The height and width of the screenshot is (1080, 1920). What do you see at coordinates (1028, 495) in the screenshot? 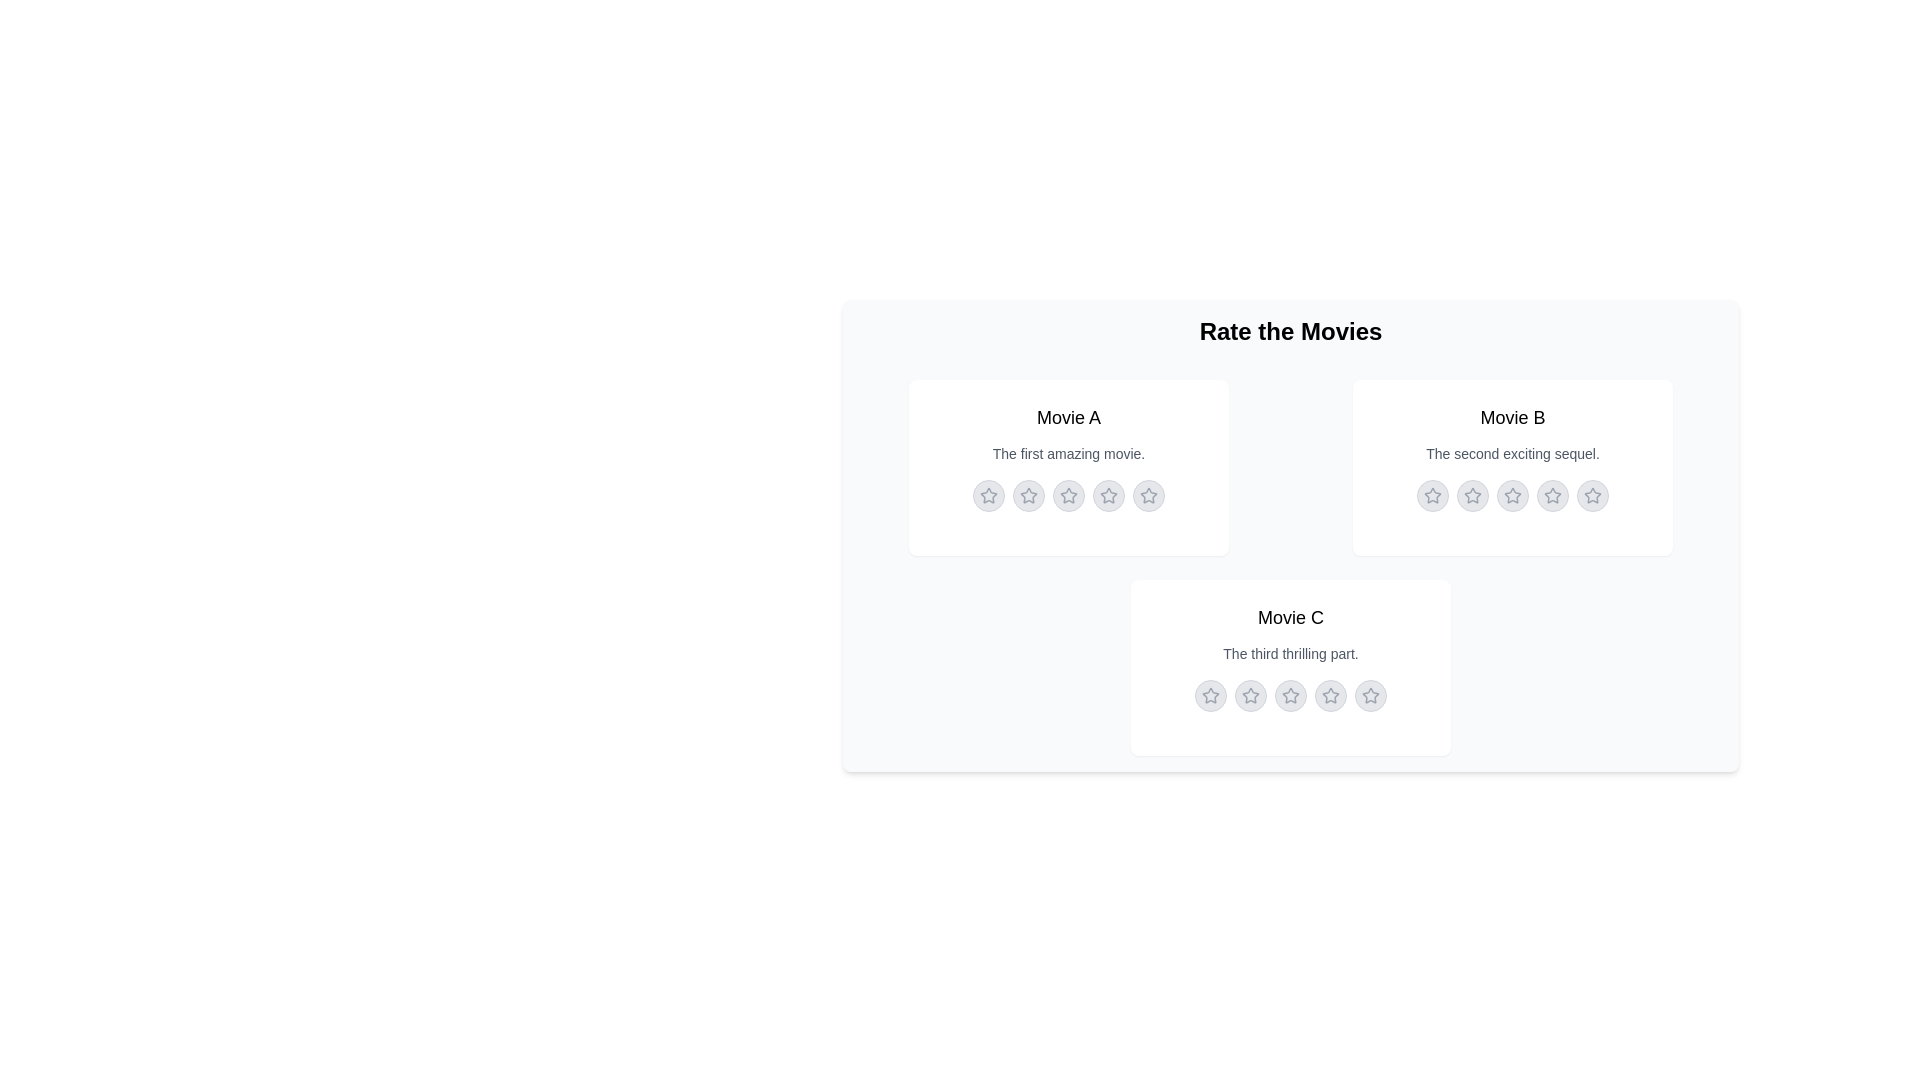
I see `the rounded light gray button with an outlined star icon, which is the second button in the series under the 'Movie A' card, to activate its hover state` at bounding box center [1028, 495].